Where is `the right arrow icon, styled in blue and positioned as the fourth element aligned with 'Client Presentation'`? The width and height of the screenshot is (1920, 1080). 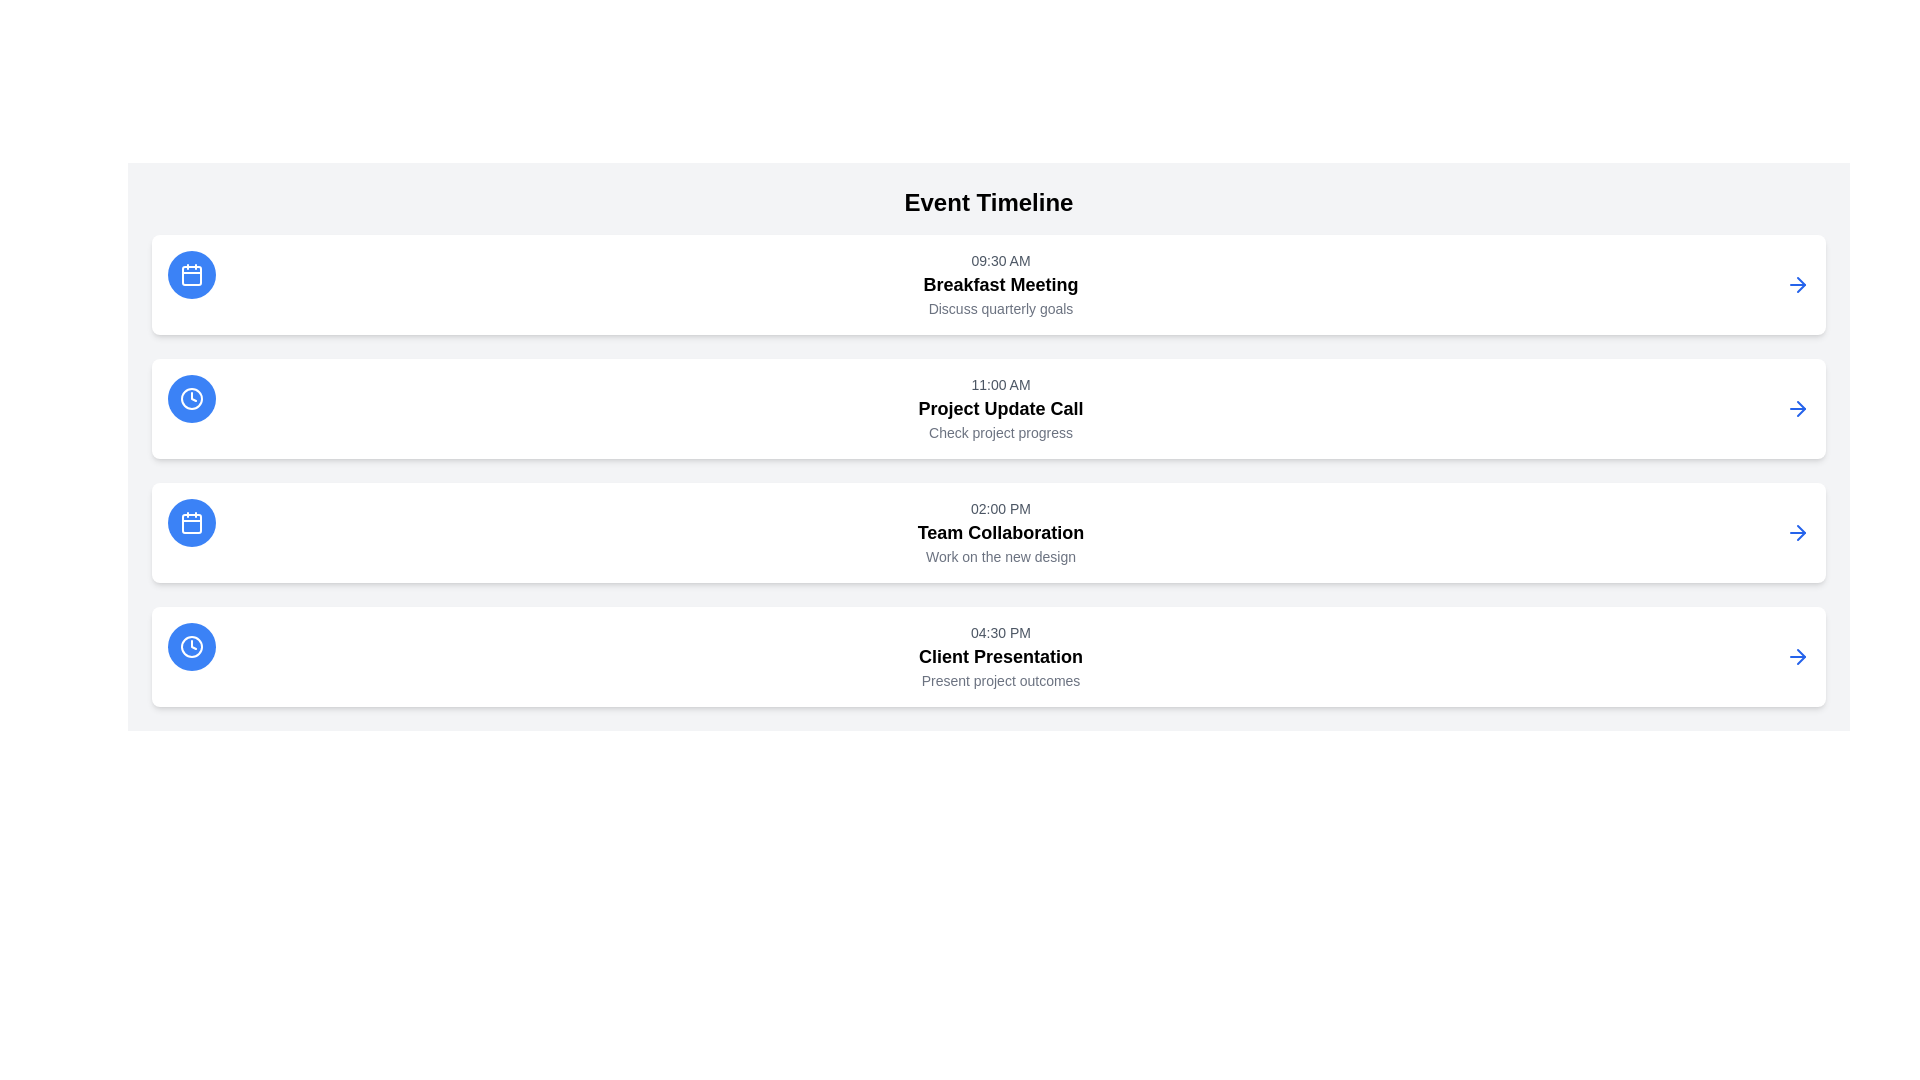 the right arrow icon, styled in blue and positioned as the fourth element aligned with 'Client Presentation' is located at coordinates (1798, 656).